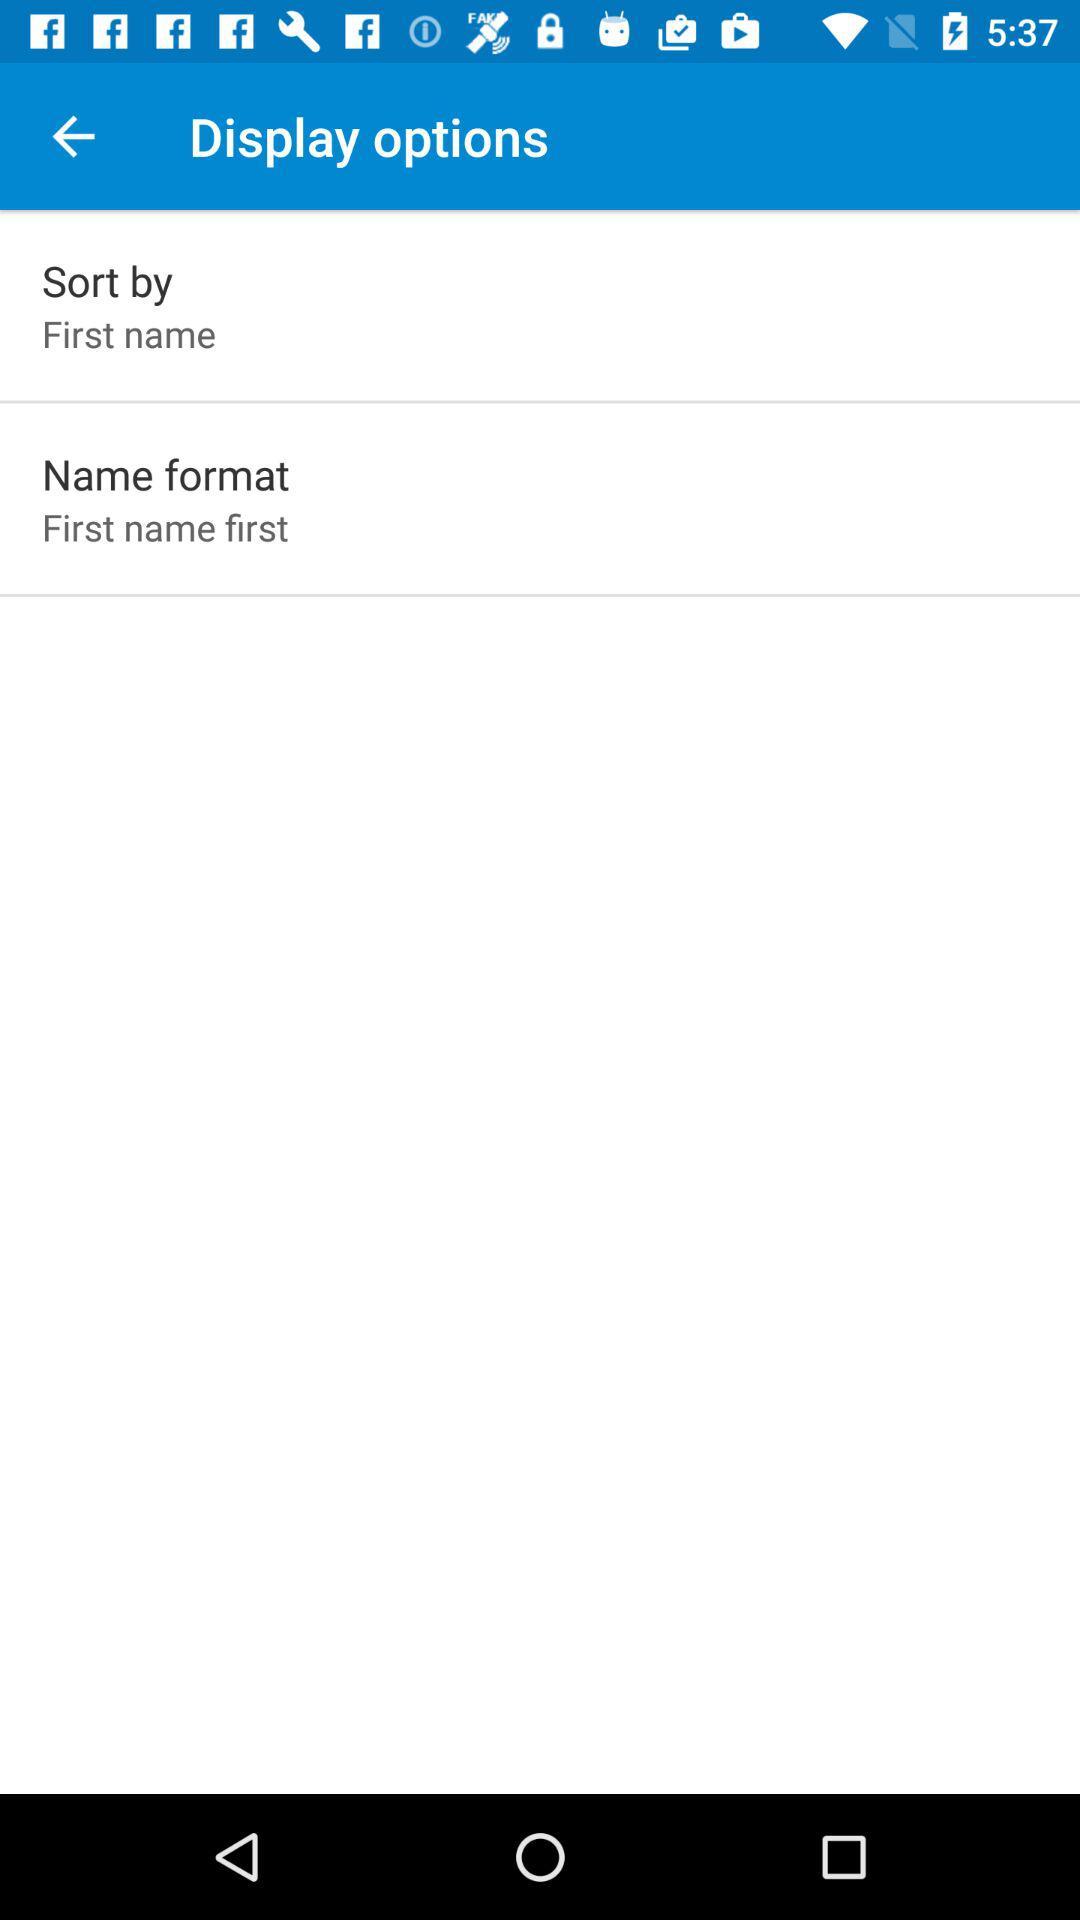  What do you see at coordinates (164, 473) in the screenshot?
I see `item above first name first item` at bounding box center [164, 473].